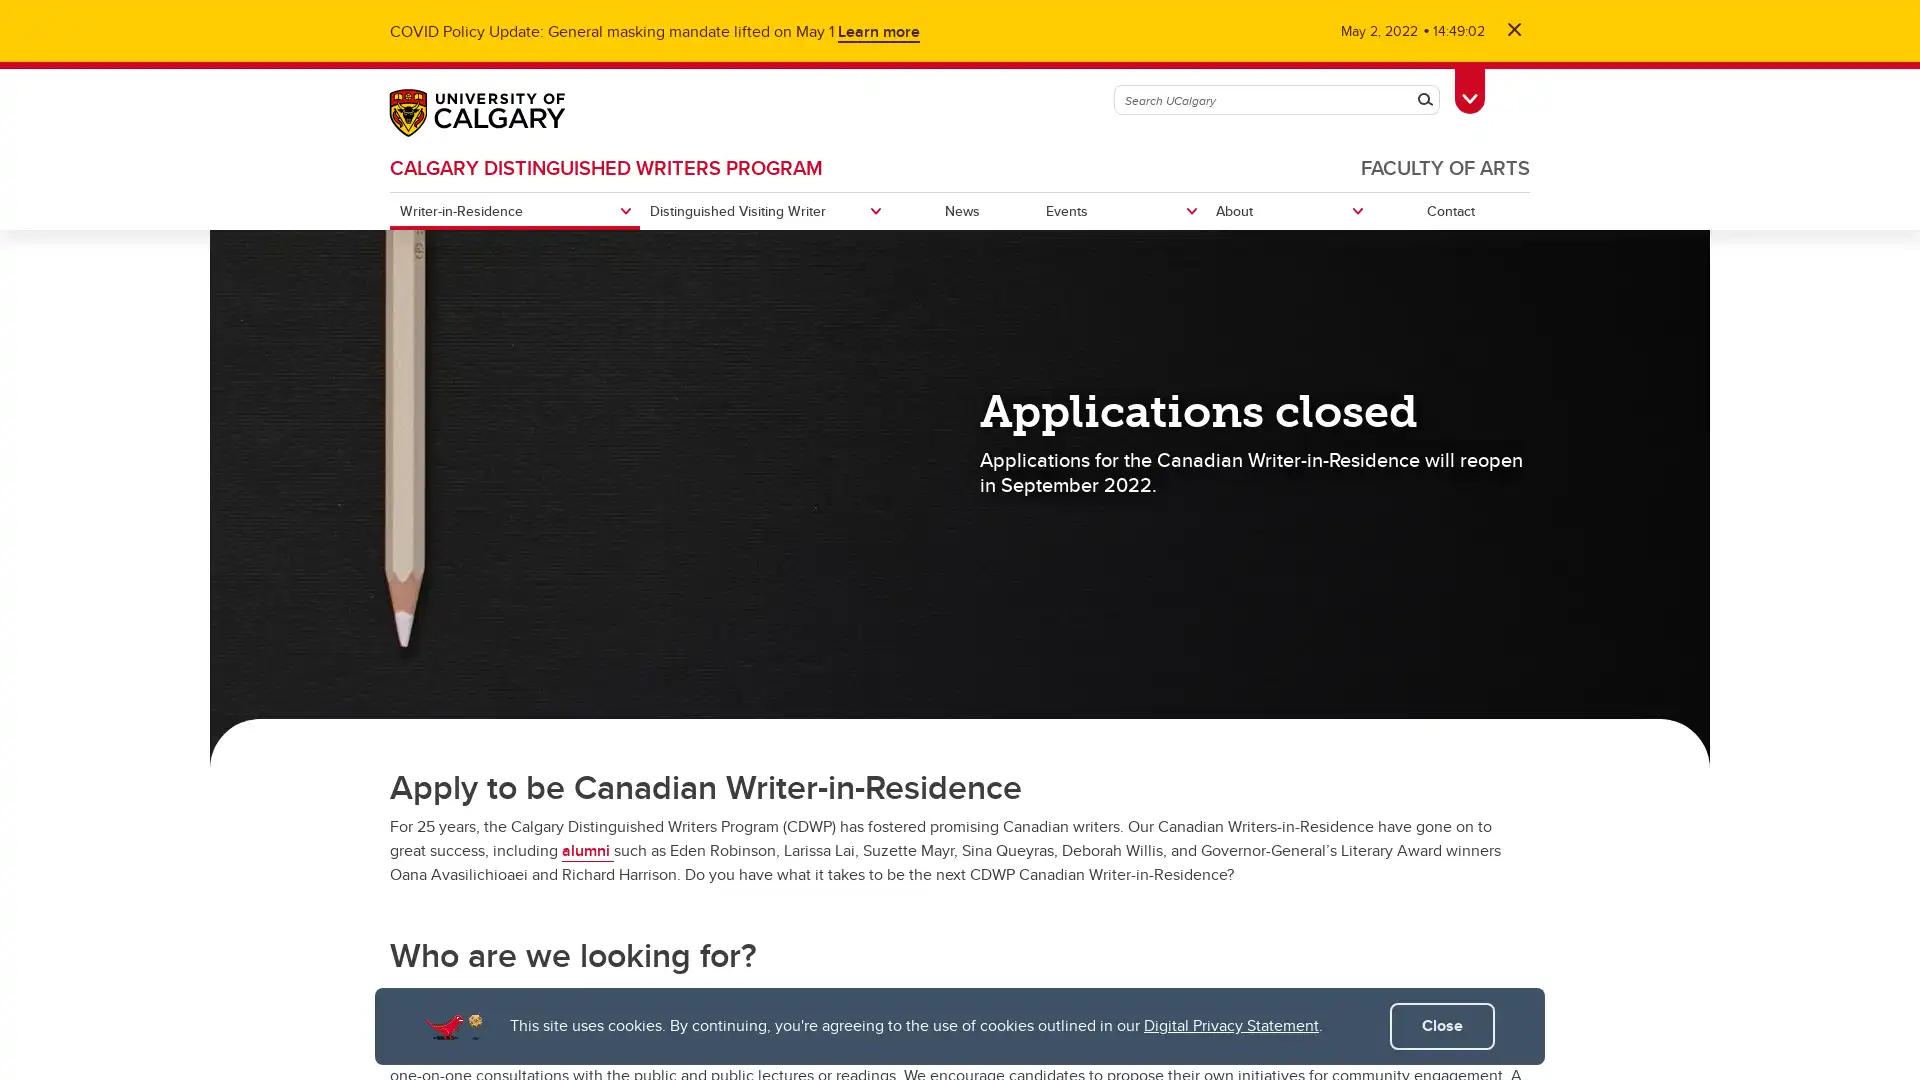 This screenshot has width=1920, height=1080. Describe the element at coordinates (1469, 87) in the screenshot. I see `Toggle Toolbox` at that location.